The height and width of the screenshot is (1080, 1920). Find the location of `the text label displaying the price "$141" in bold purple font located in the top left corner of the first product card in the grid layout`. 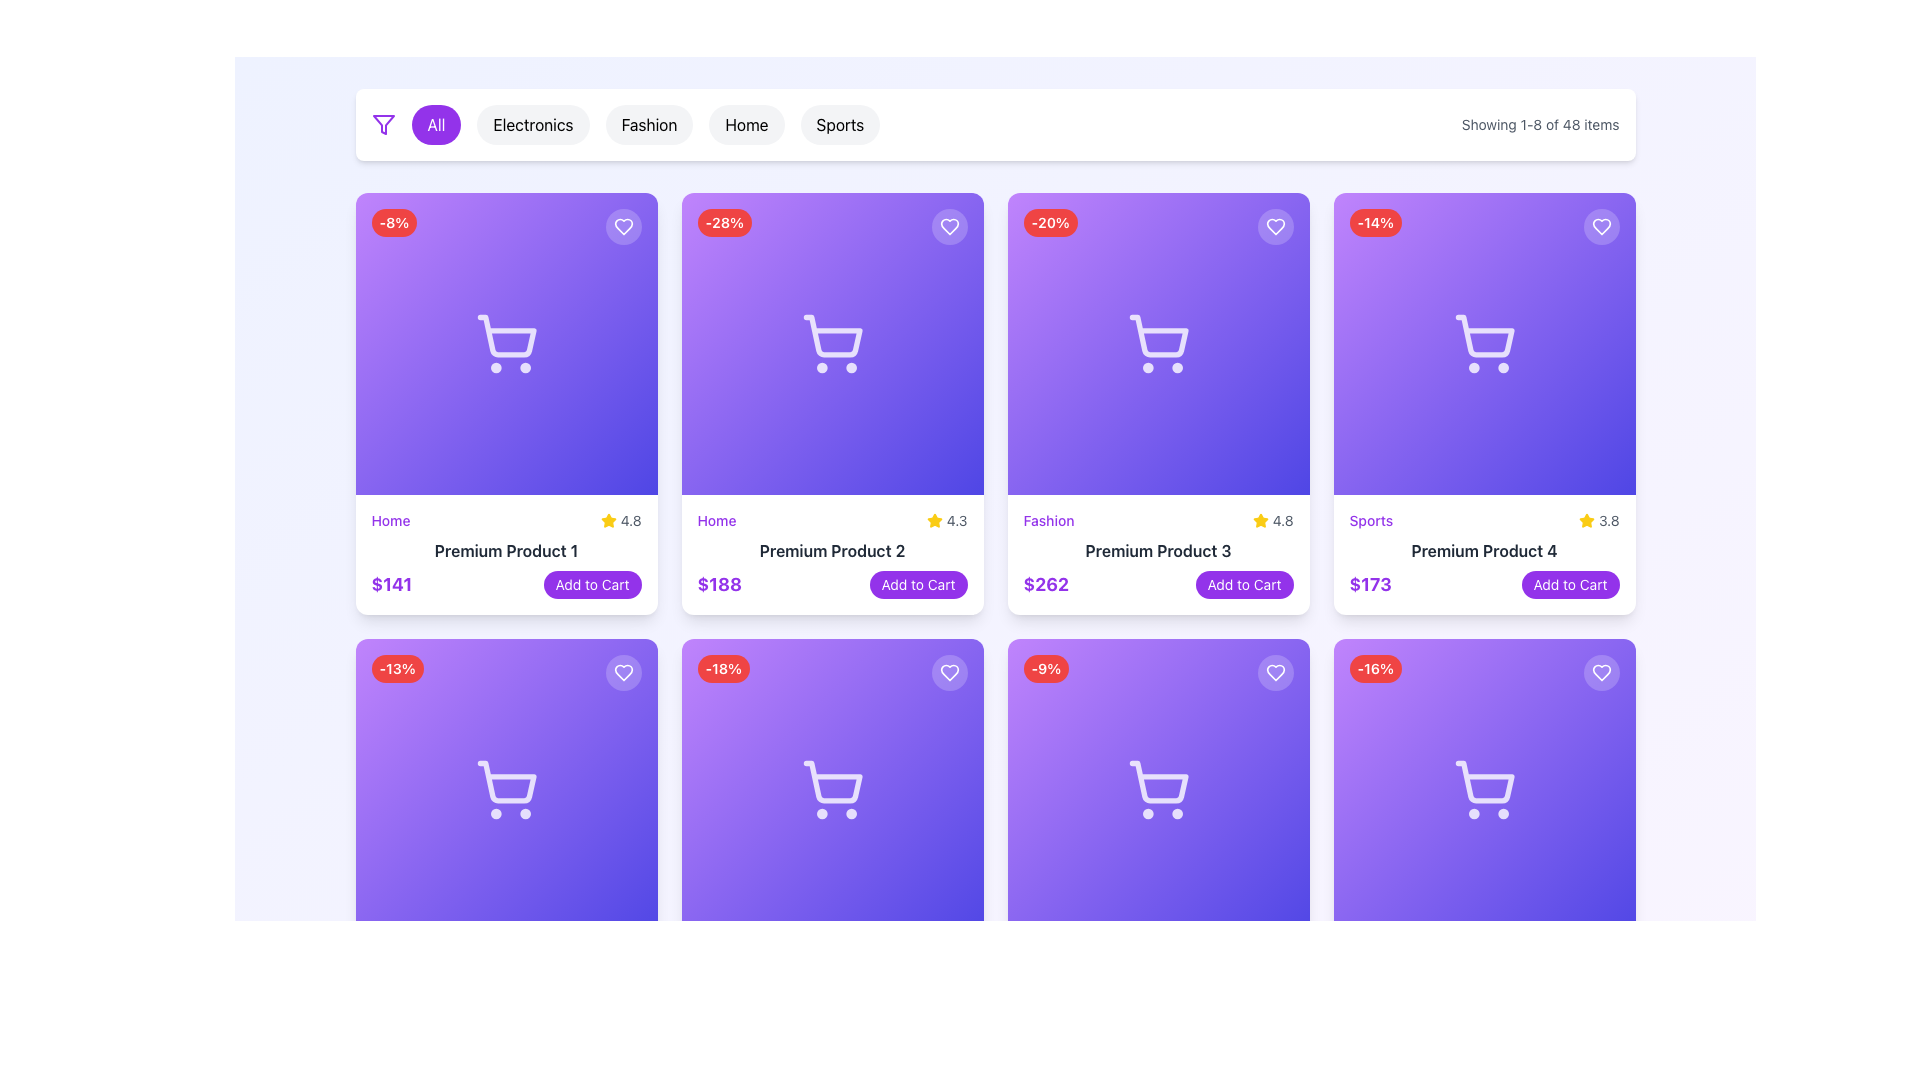

the text label displaying the price "$141" in bold purple font located in the top left corner of the first product card in the grid layout is located at coordinates (391, 585).